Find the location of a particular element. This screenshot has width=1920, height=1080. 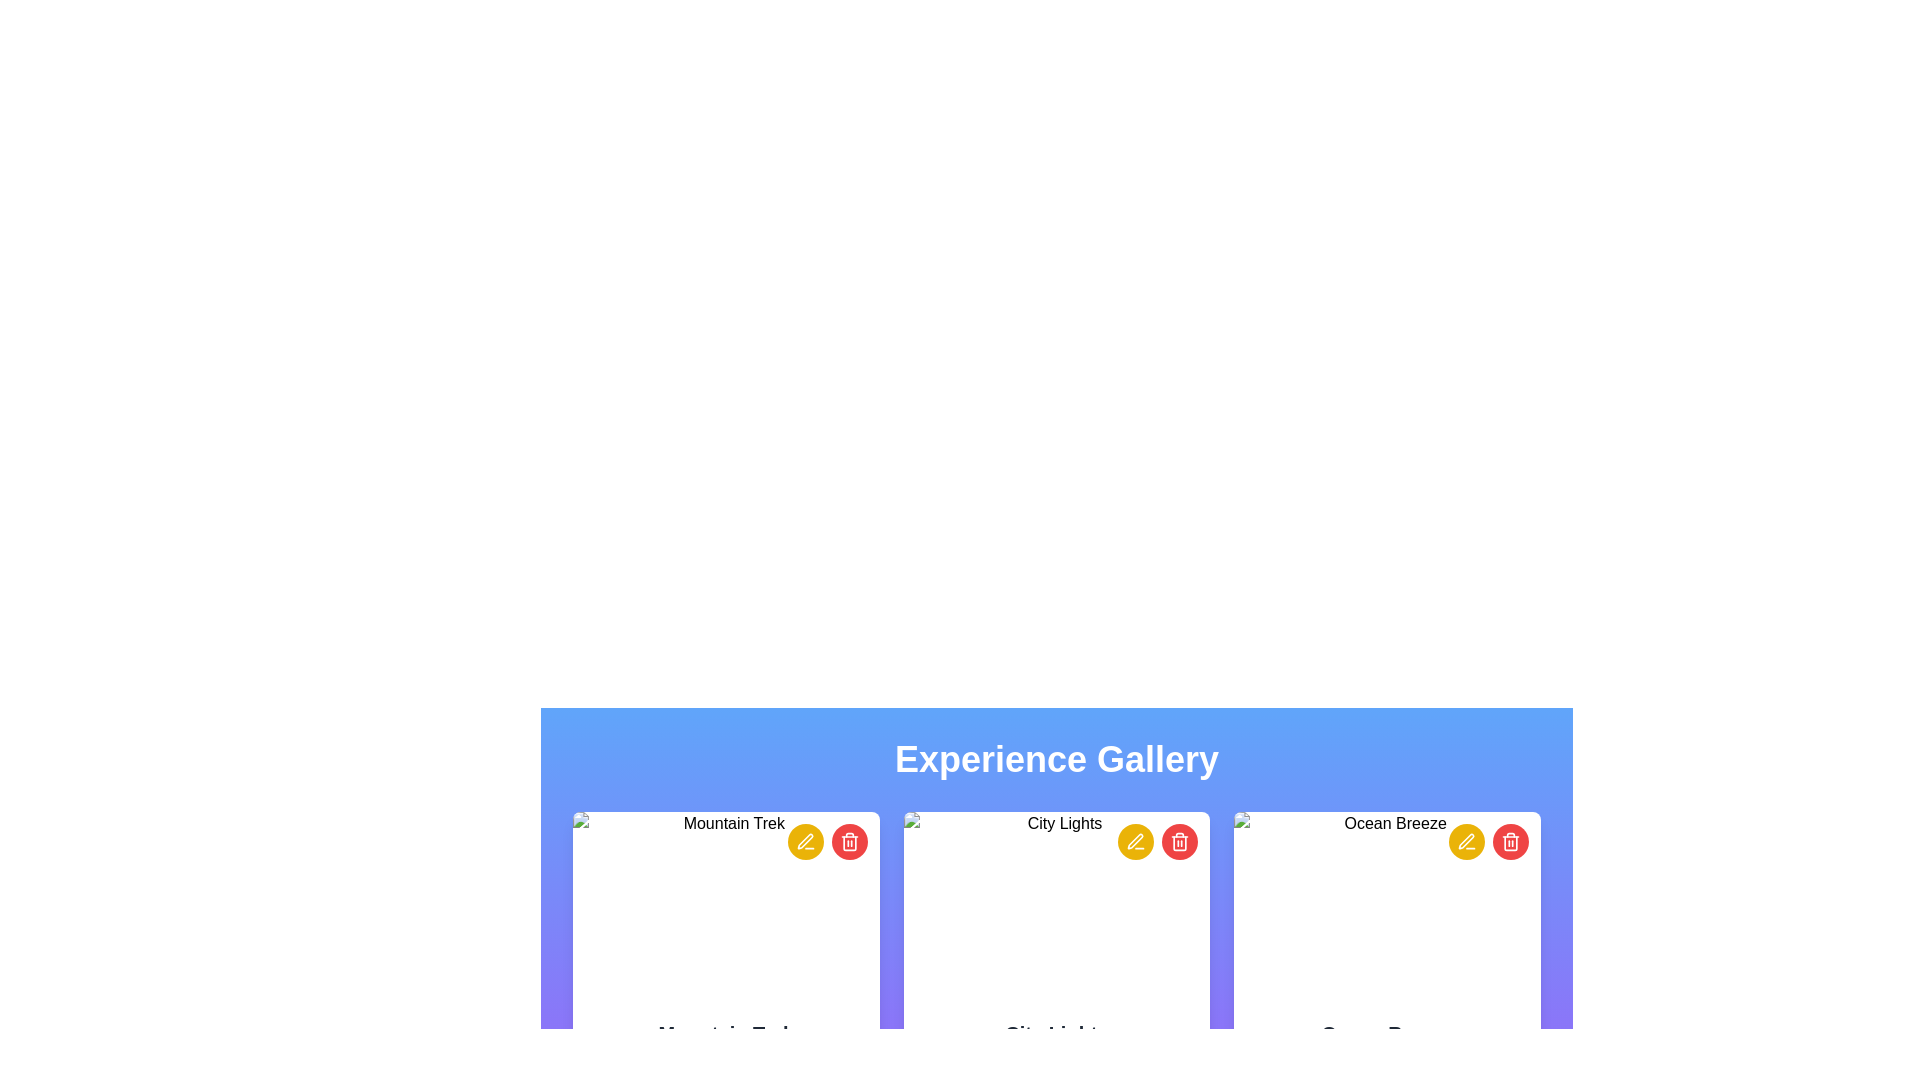

the edit button located at the top-right corner of the card is located at coordinates (805, 841).